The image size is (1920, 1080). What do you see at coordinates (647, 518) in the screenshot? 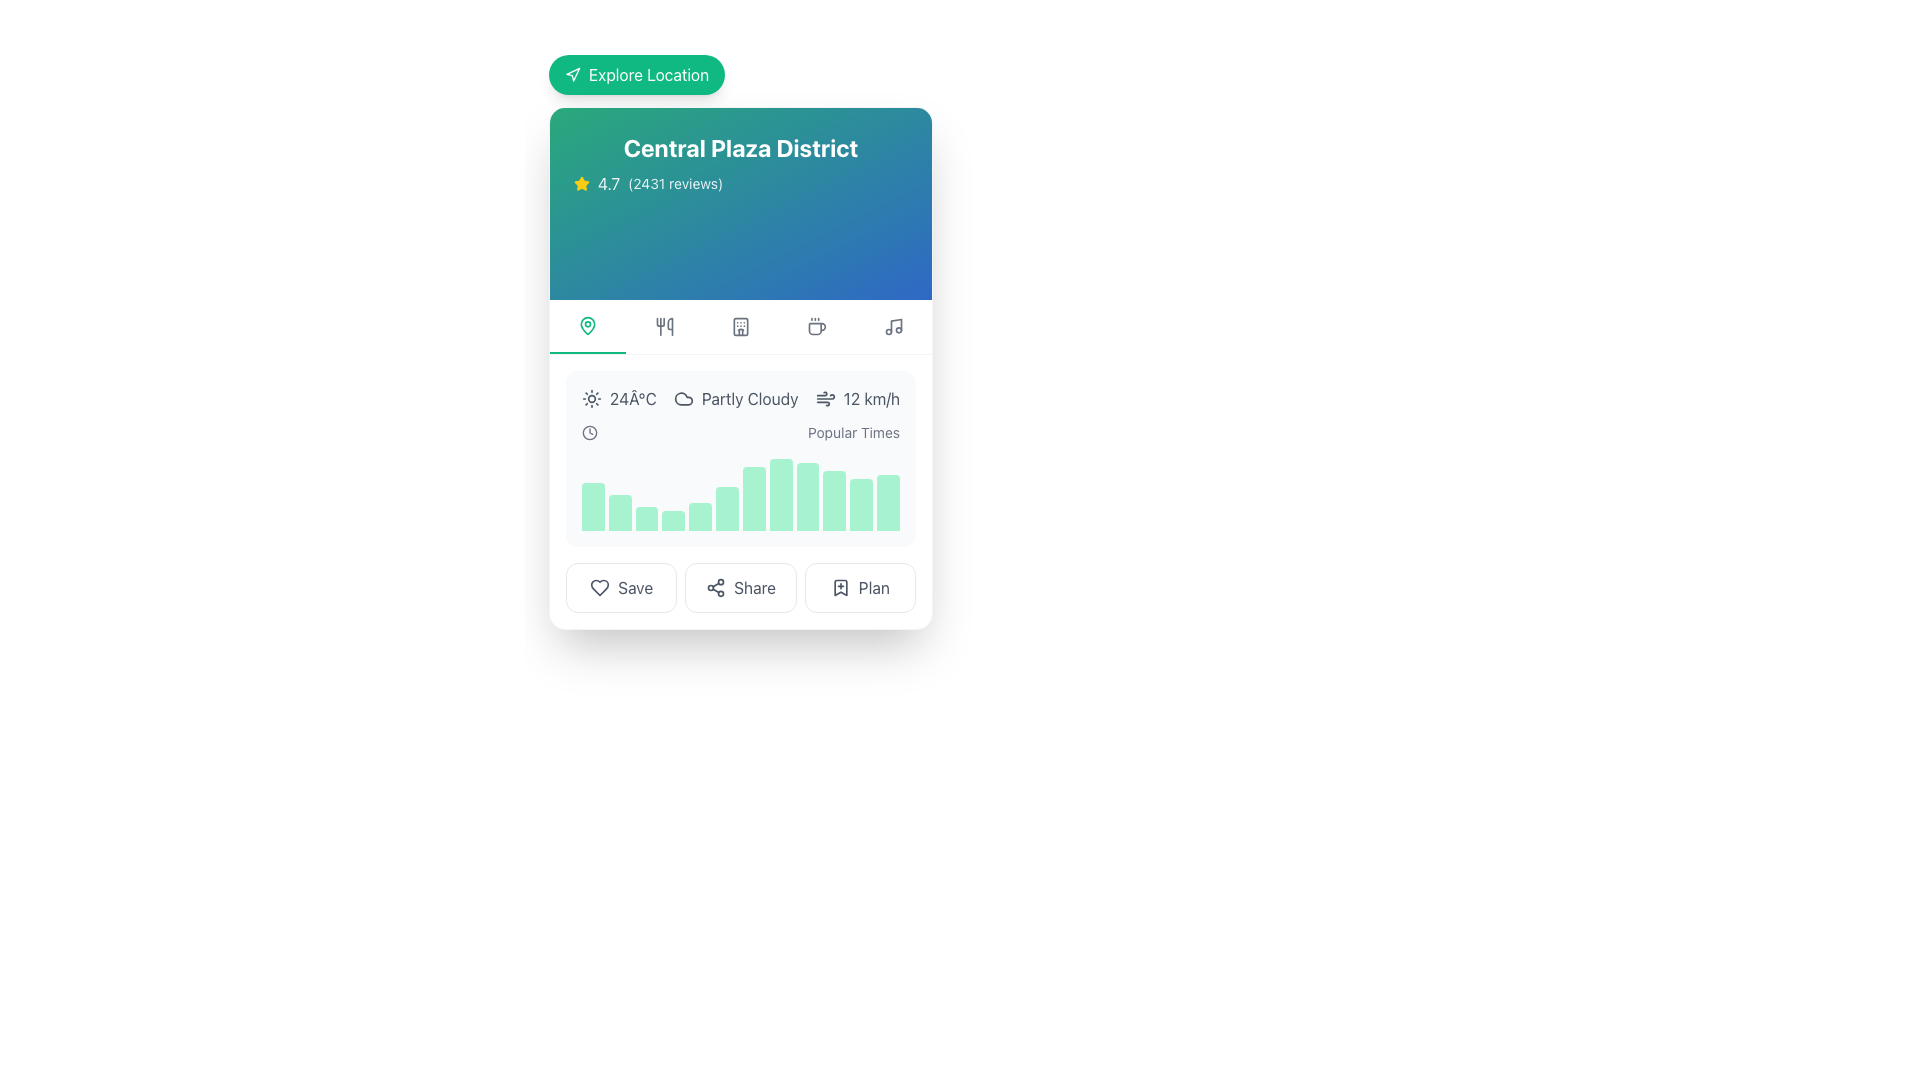
I see `value of the third bar in the 'Popular Times' bar graph, which indicates a specific data point related to its magnitude` at bounding box center [647, 518].